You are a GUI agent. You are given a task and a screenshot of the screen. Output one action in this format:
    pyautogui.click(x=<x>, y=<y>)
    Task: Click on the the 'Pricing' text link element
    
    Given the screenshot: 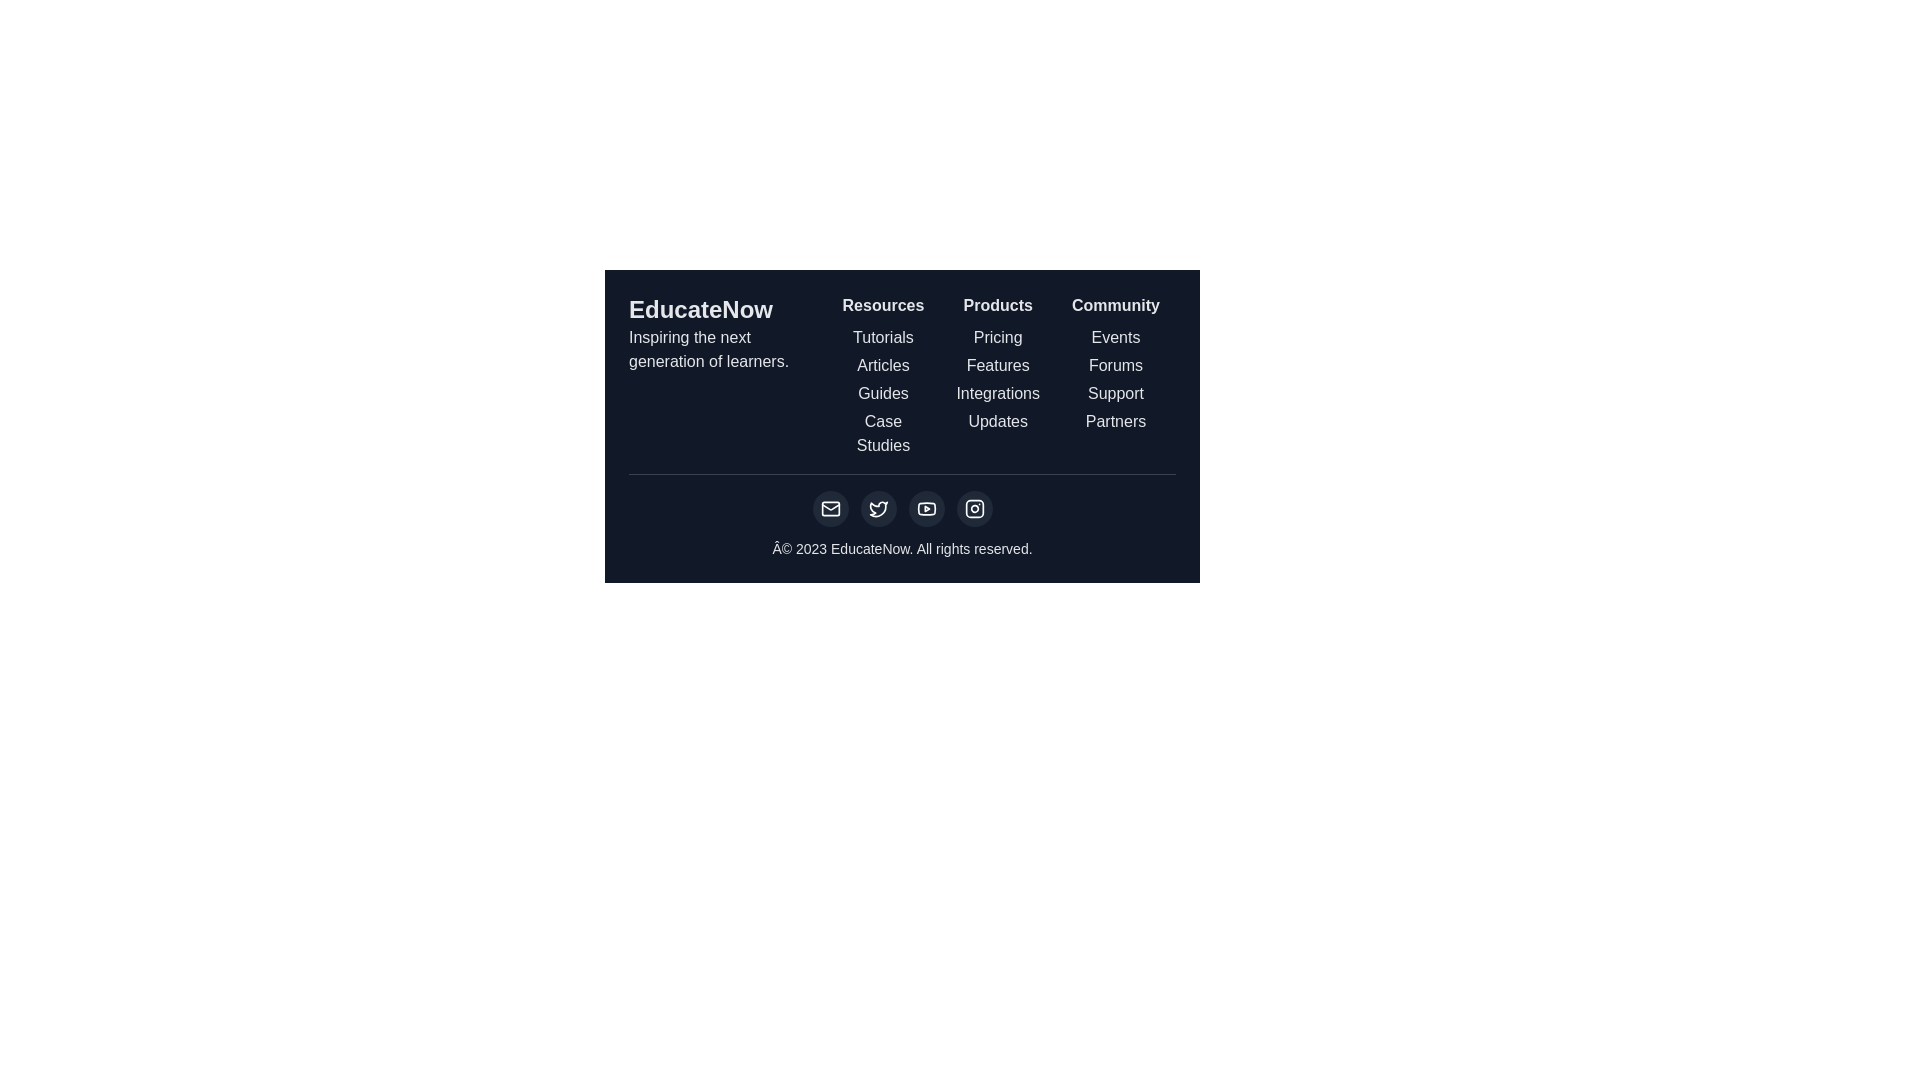 What is the action you would take?
    pyautogui.click(x=998, y=337)
    